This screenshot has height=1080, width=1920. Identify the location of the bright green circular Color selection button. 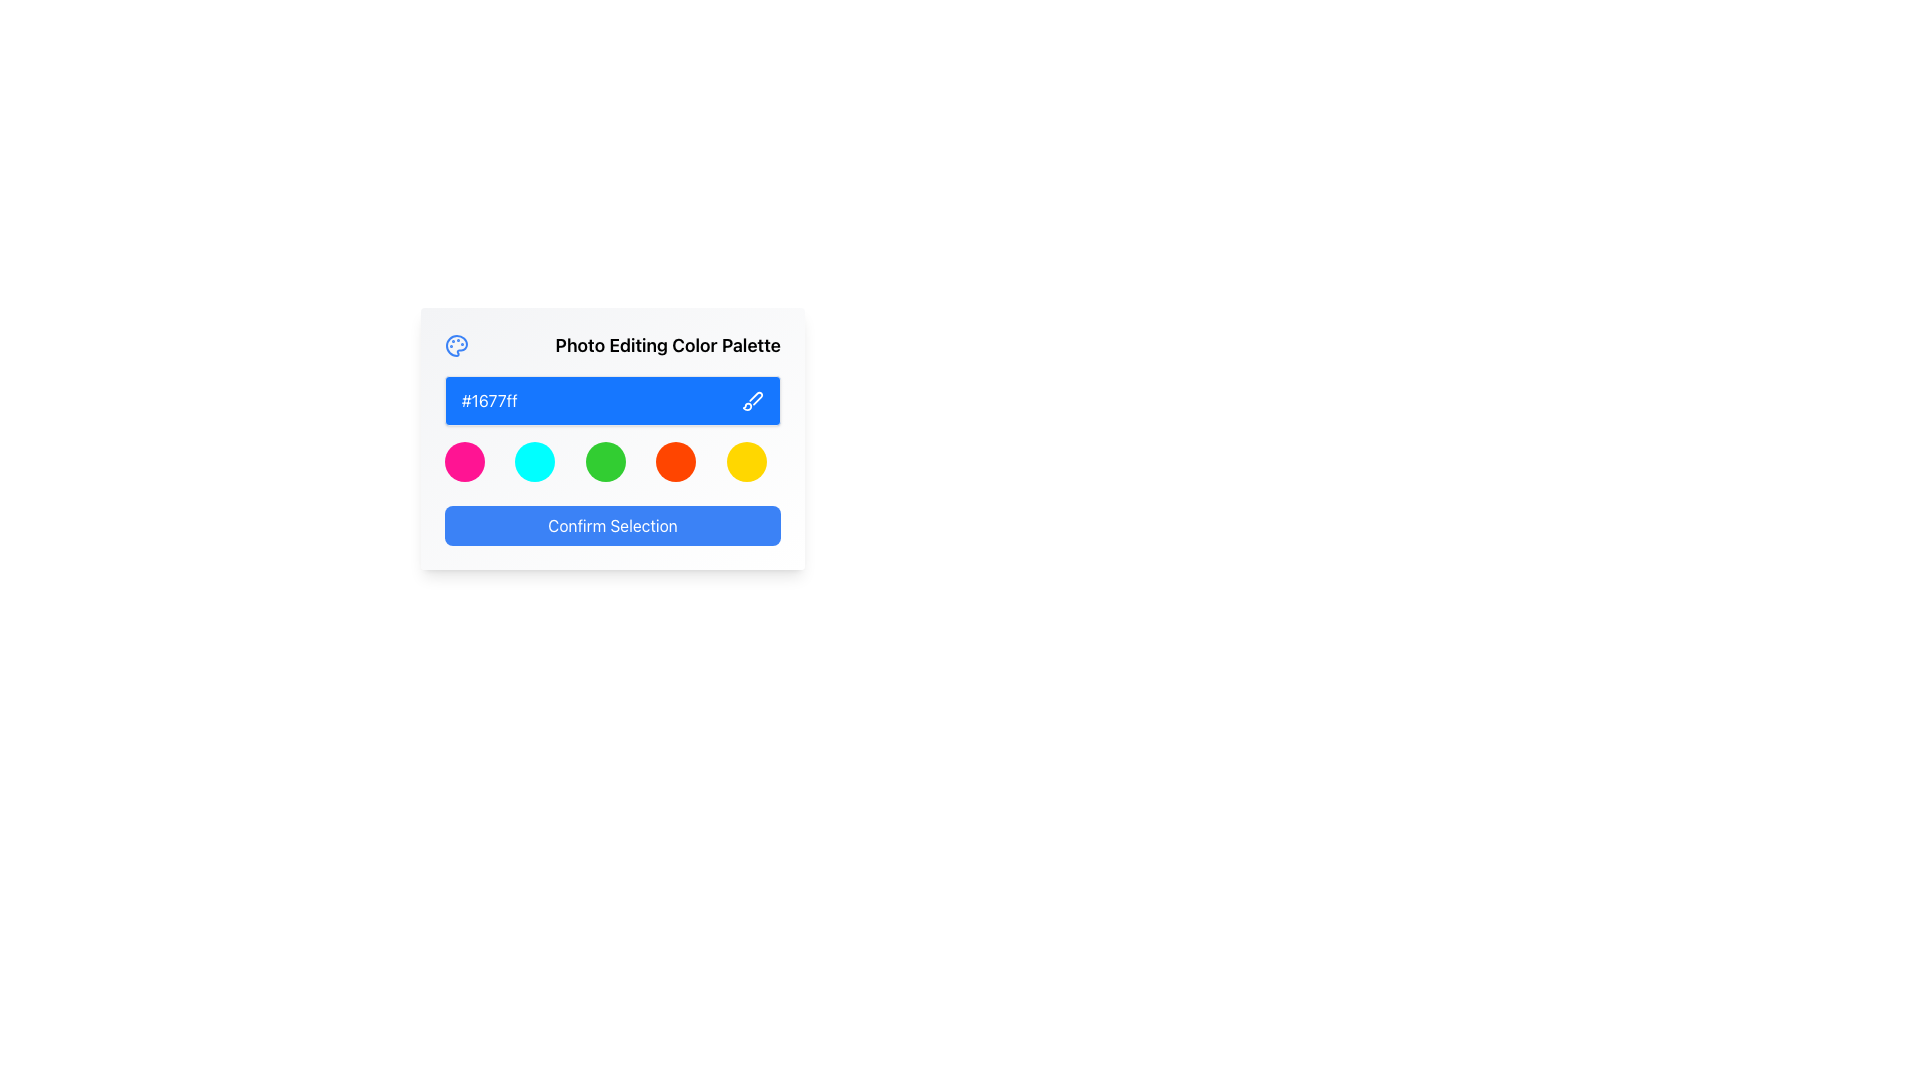
(604, 462).